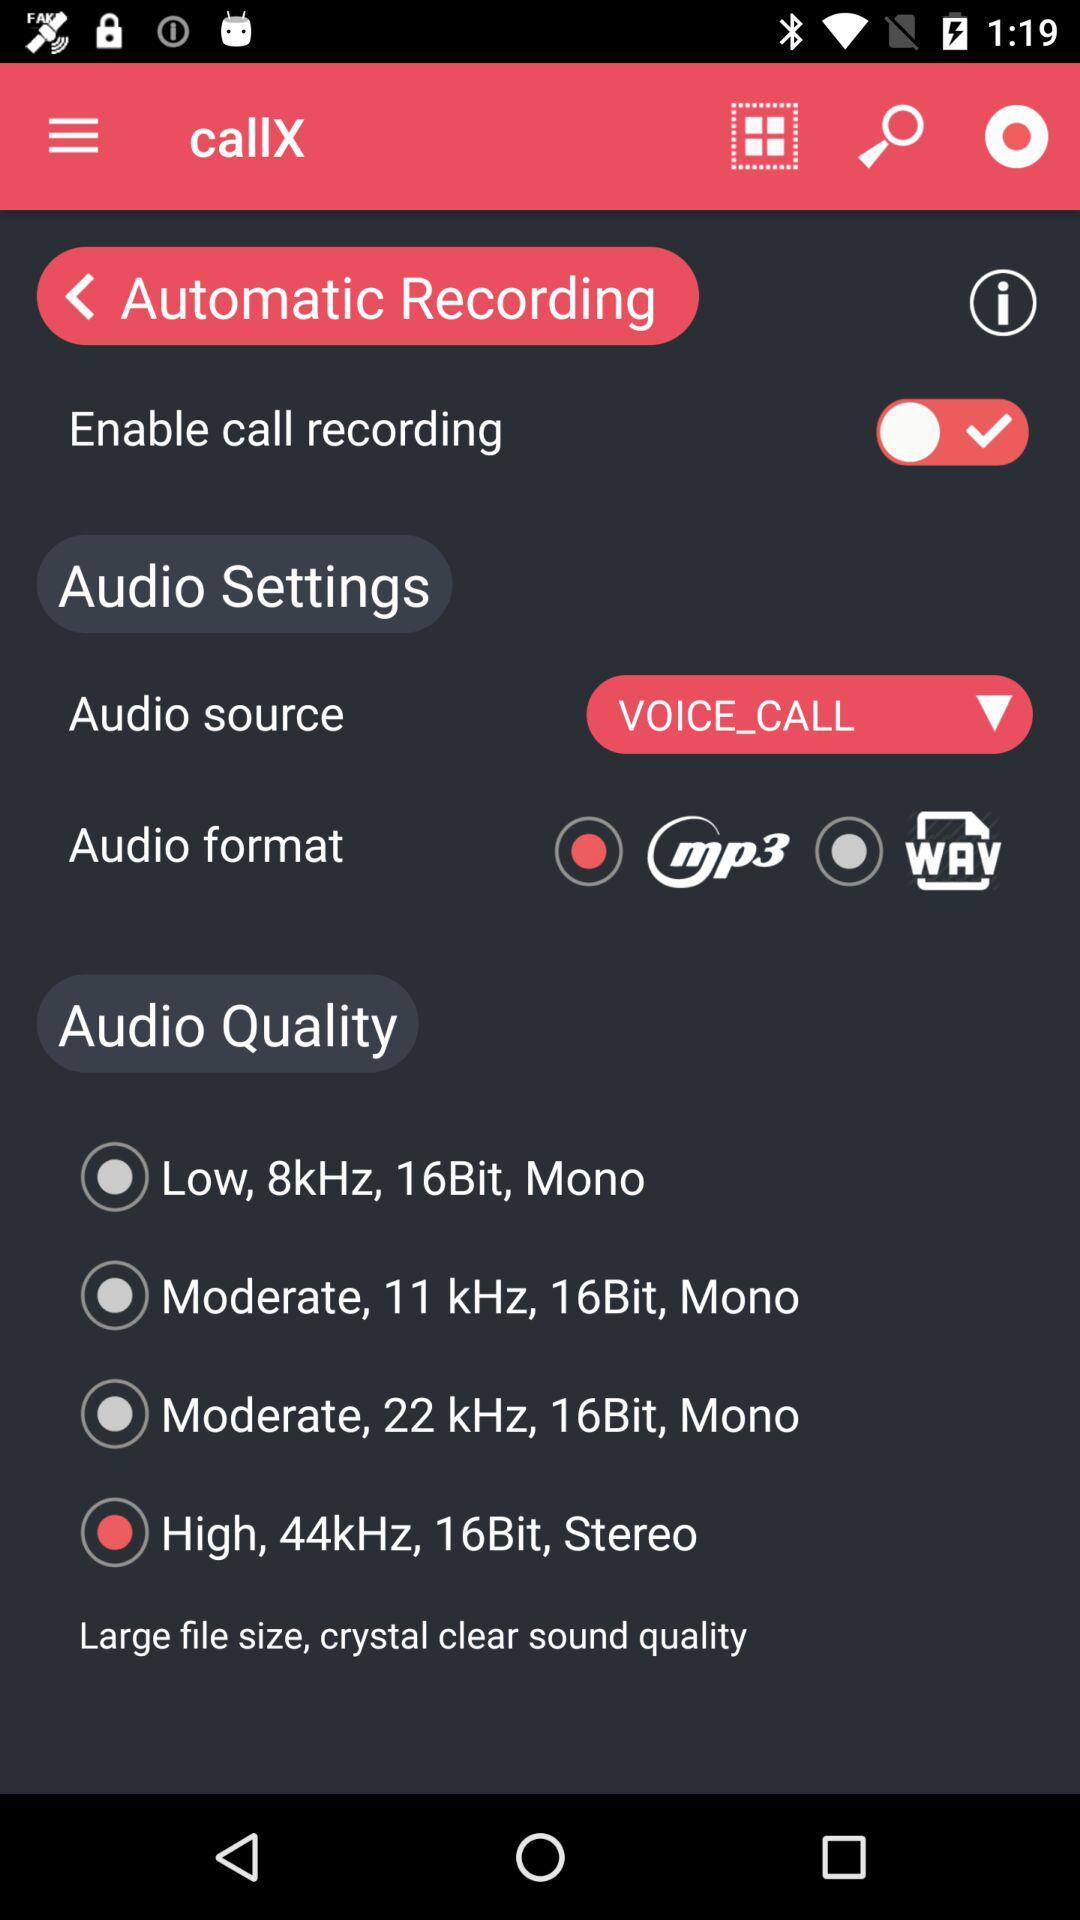 Image resolution: width=1080 pixels, height=1920 pixels. What do you see at coordinates (63, 272) in the screenshot?
I see `the arrow_backward icon` at bounding box center [63, 272].